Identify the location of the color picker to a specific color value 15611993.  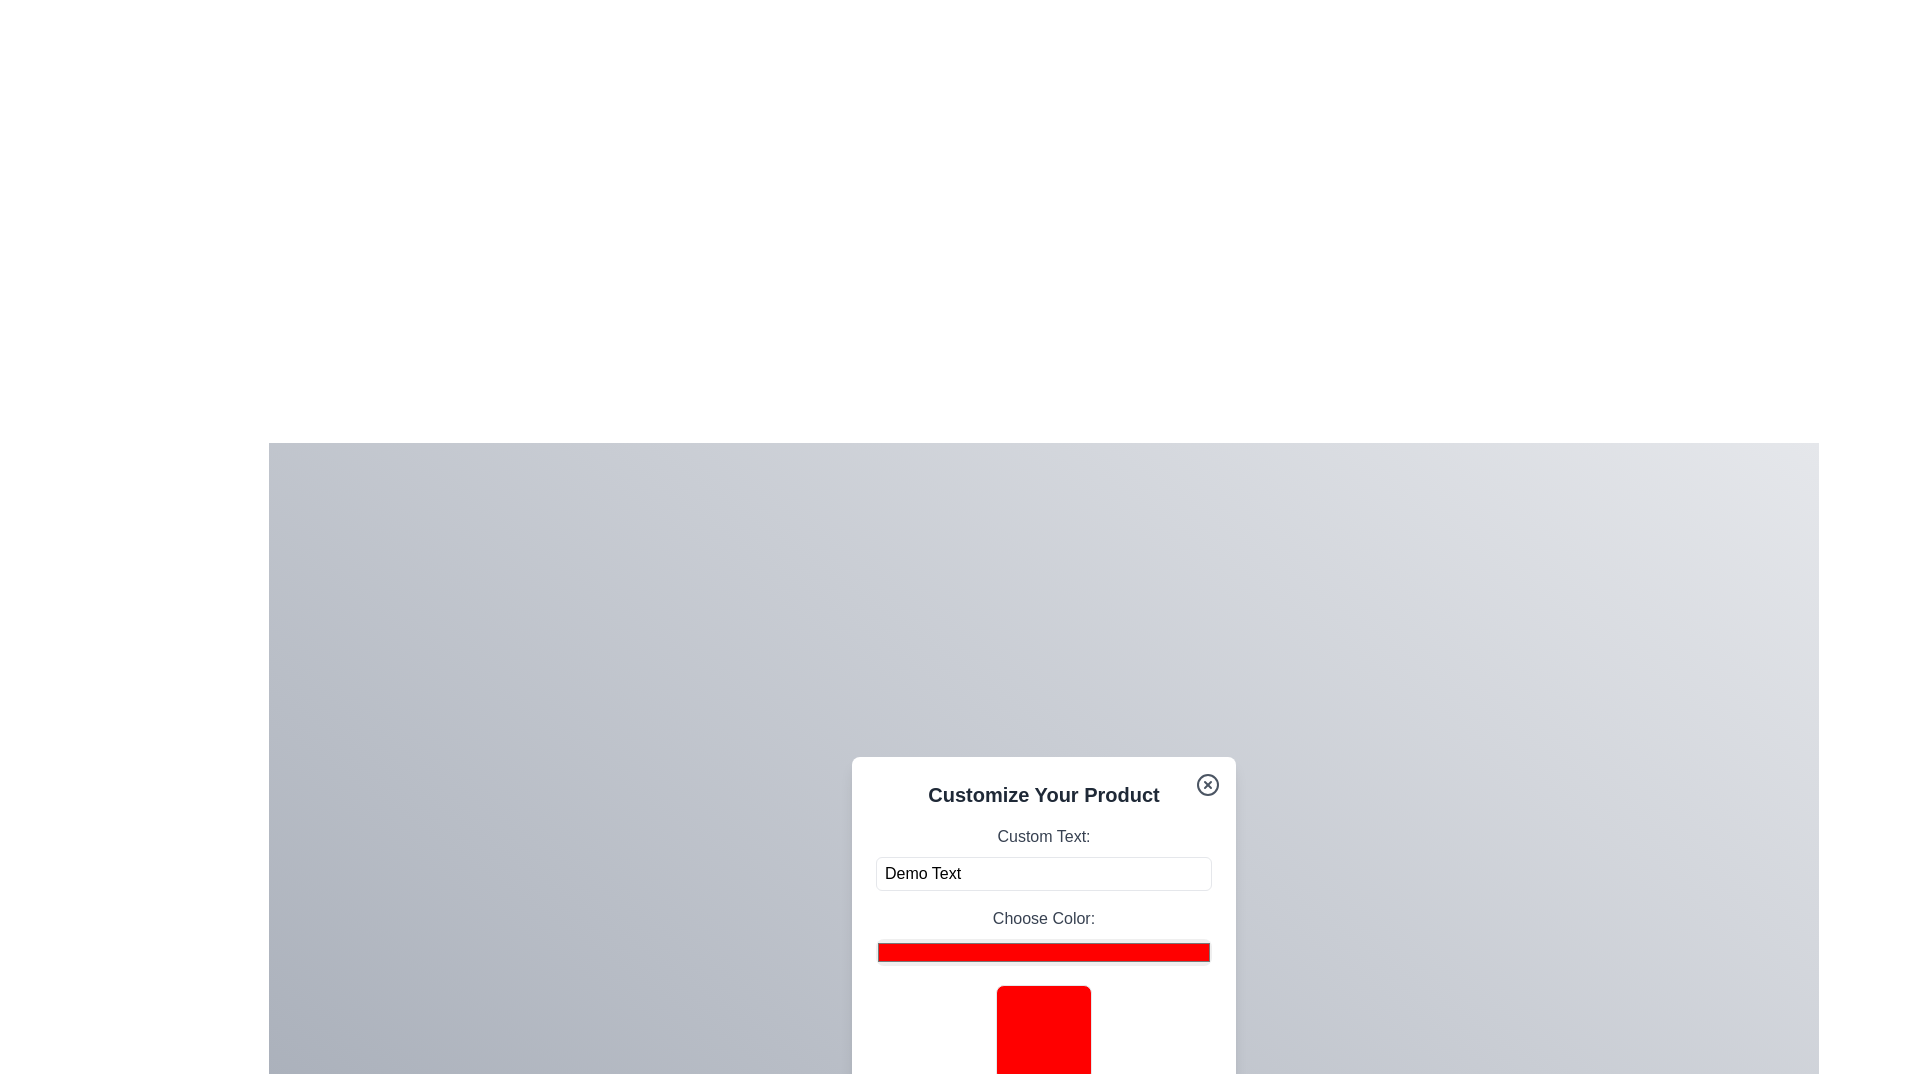
(1042, 951).